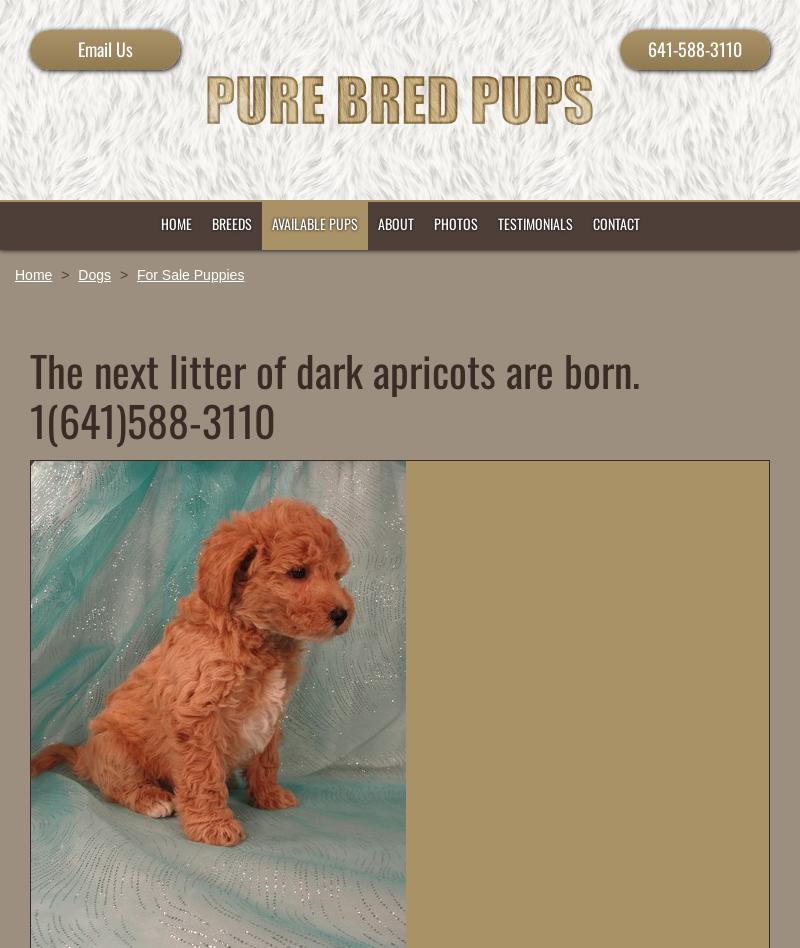 This screenshot has height=948, width=800. Describe the element at coordinates (313, 222) in the screenshot. I see `'Available Pups'` at that location.